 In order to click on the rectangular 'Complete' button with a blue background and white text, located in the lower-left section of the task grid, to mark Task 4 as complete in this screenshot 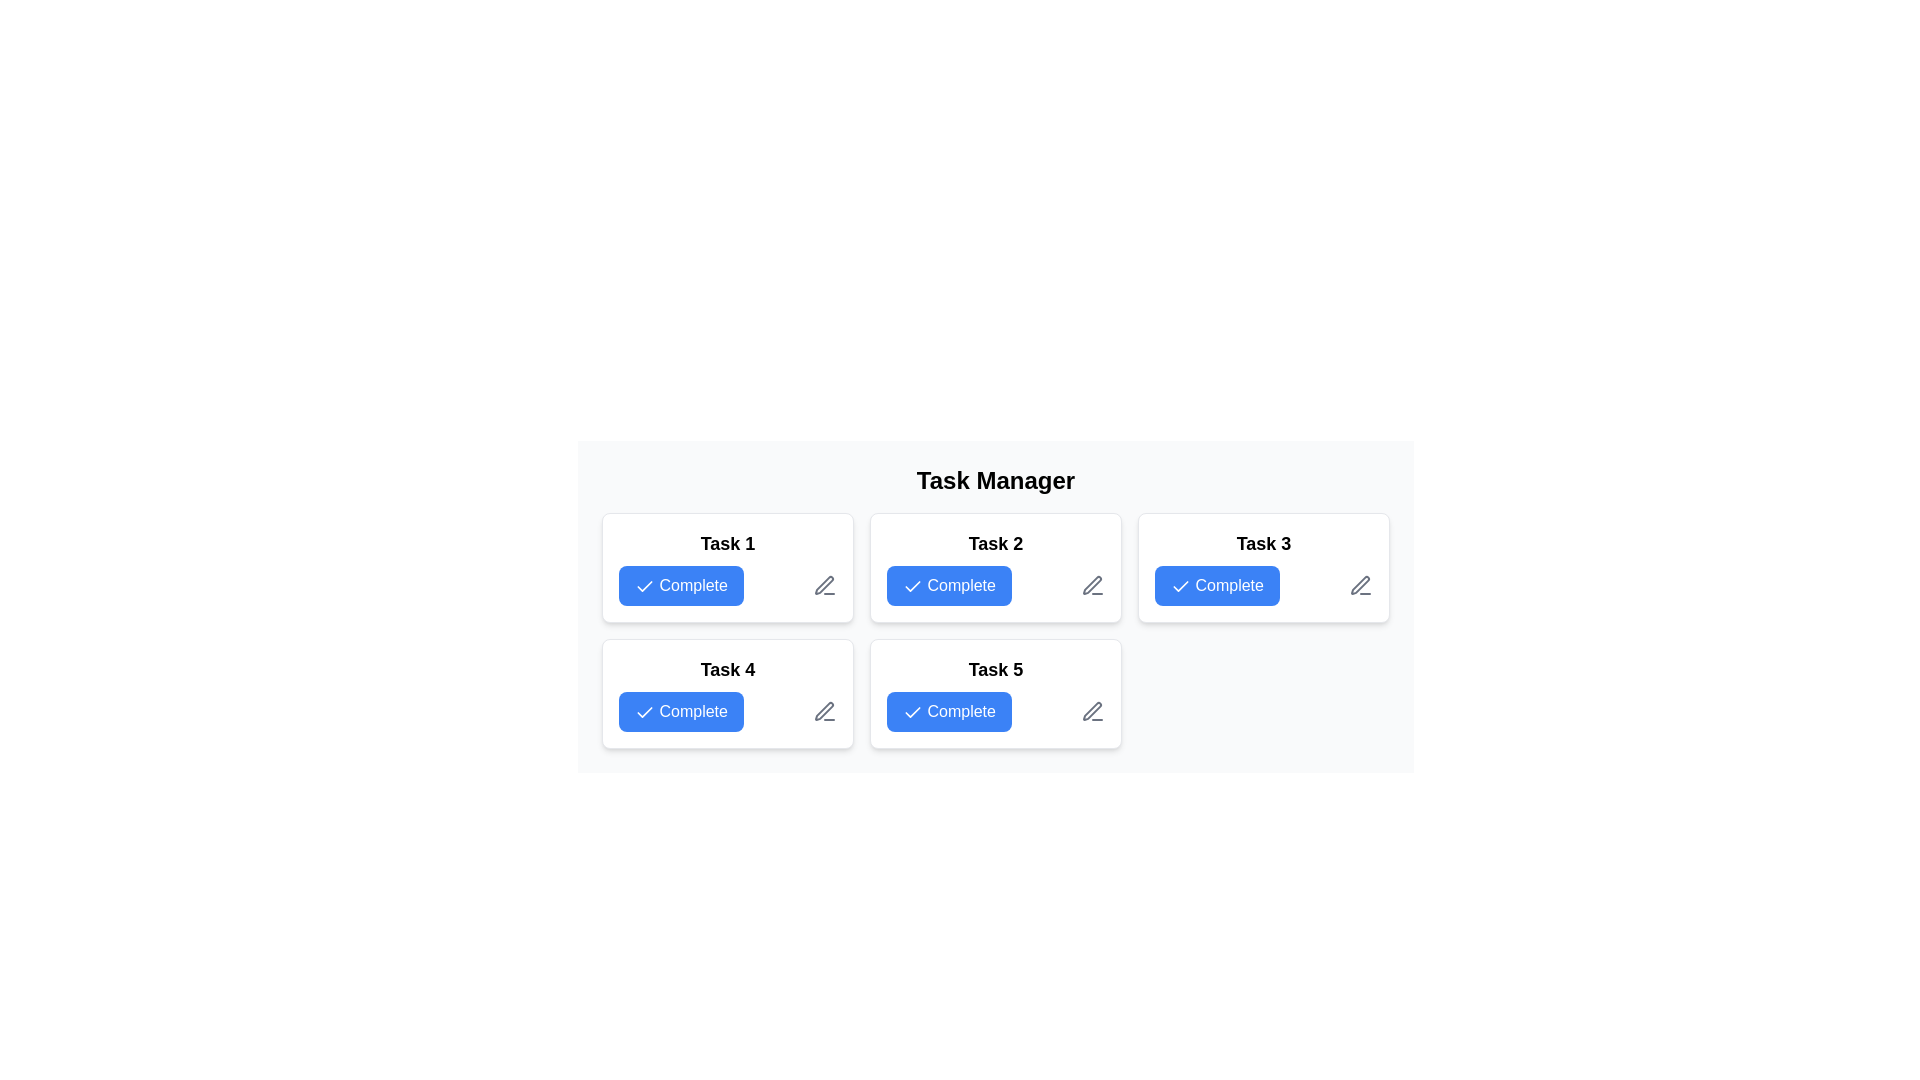, I will do `click(681, 711)`.